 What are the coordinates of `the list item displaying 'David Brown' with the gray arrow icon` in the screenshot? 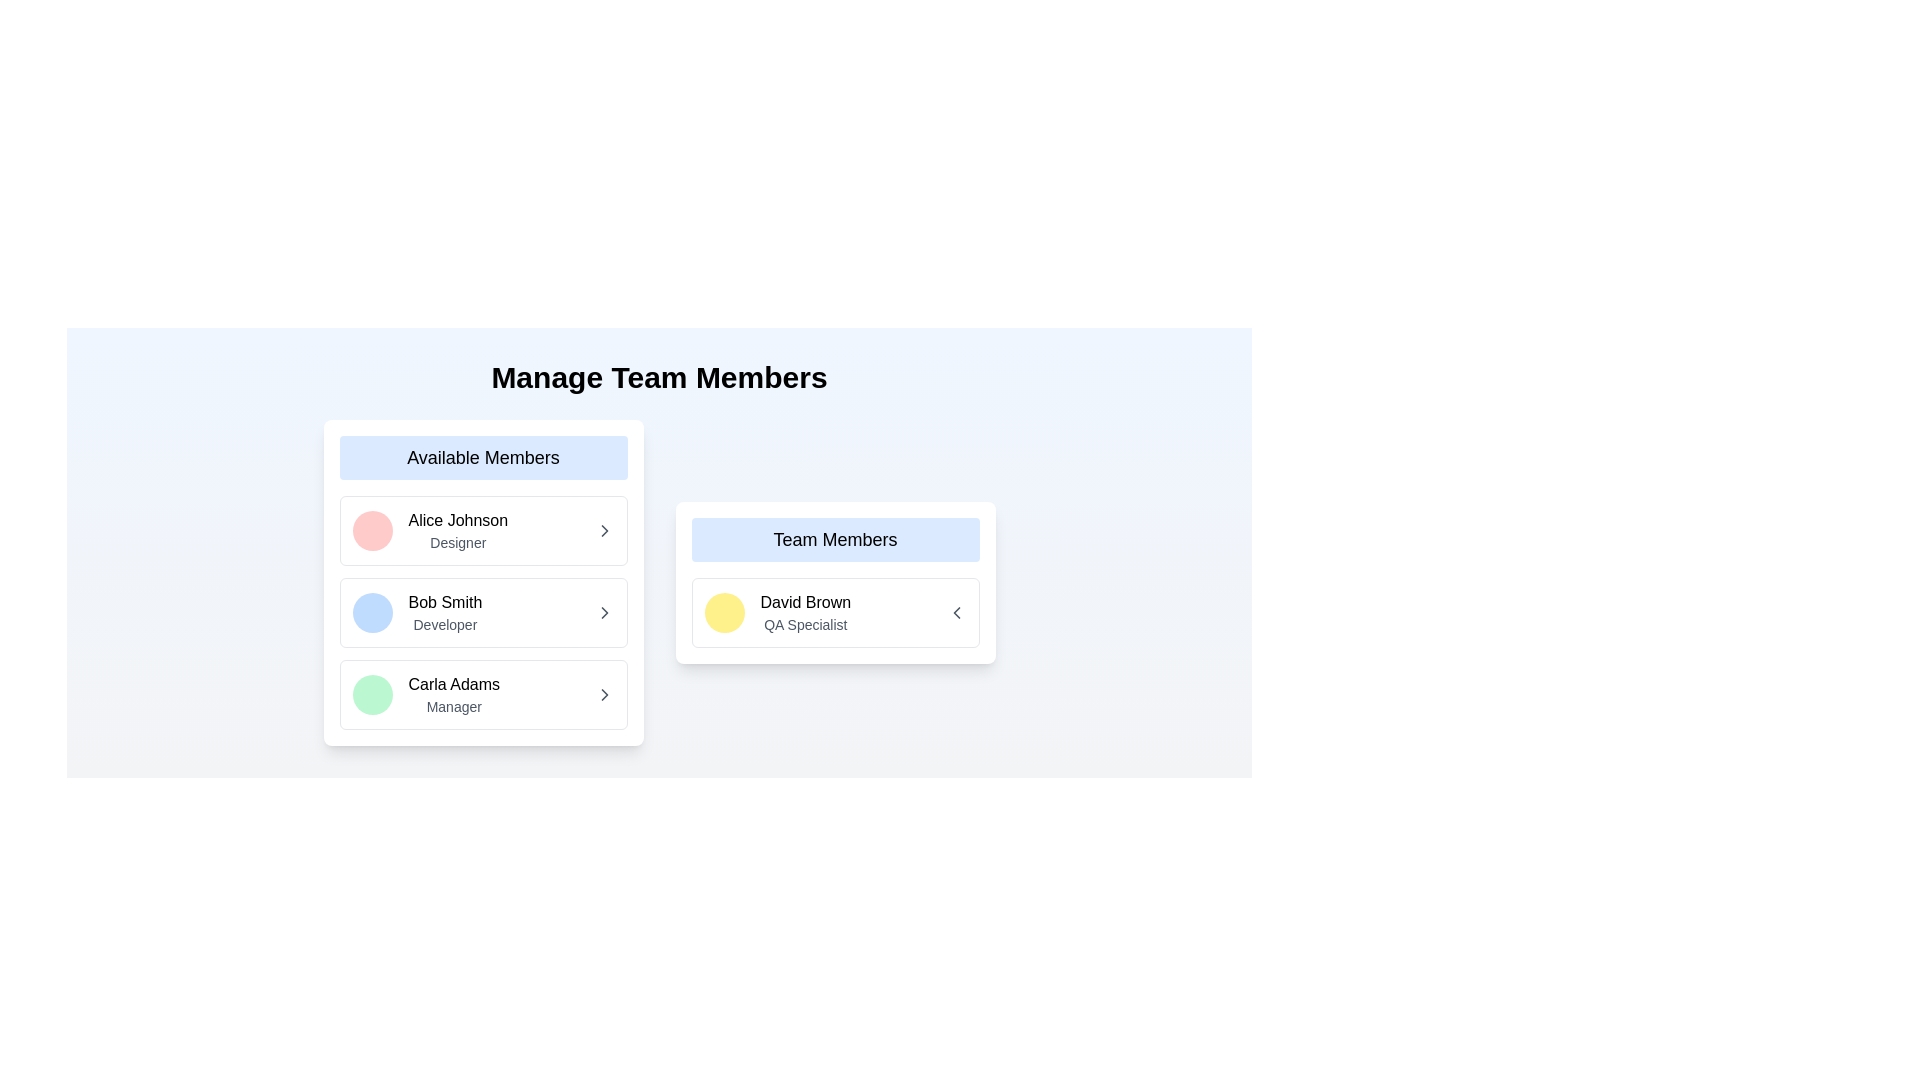 It's located at (835, 612).